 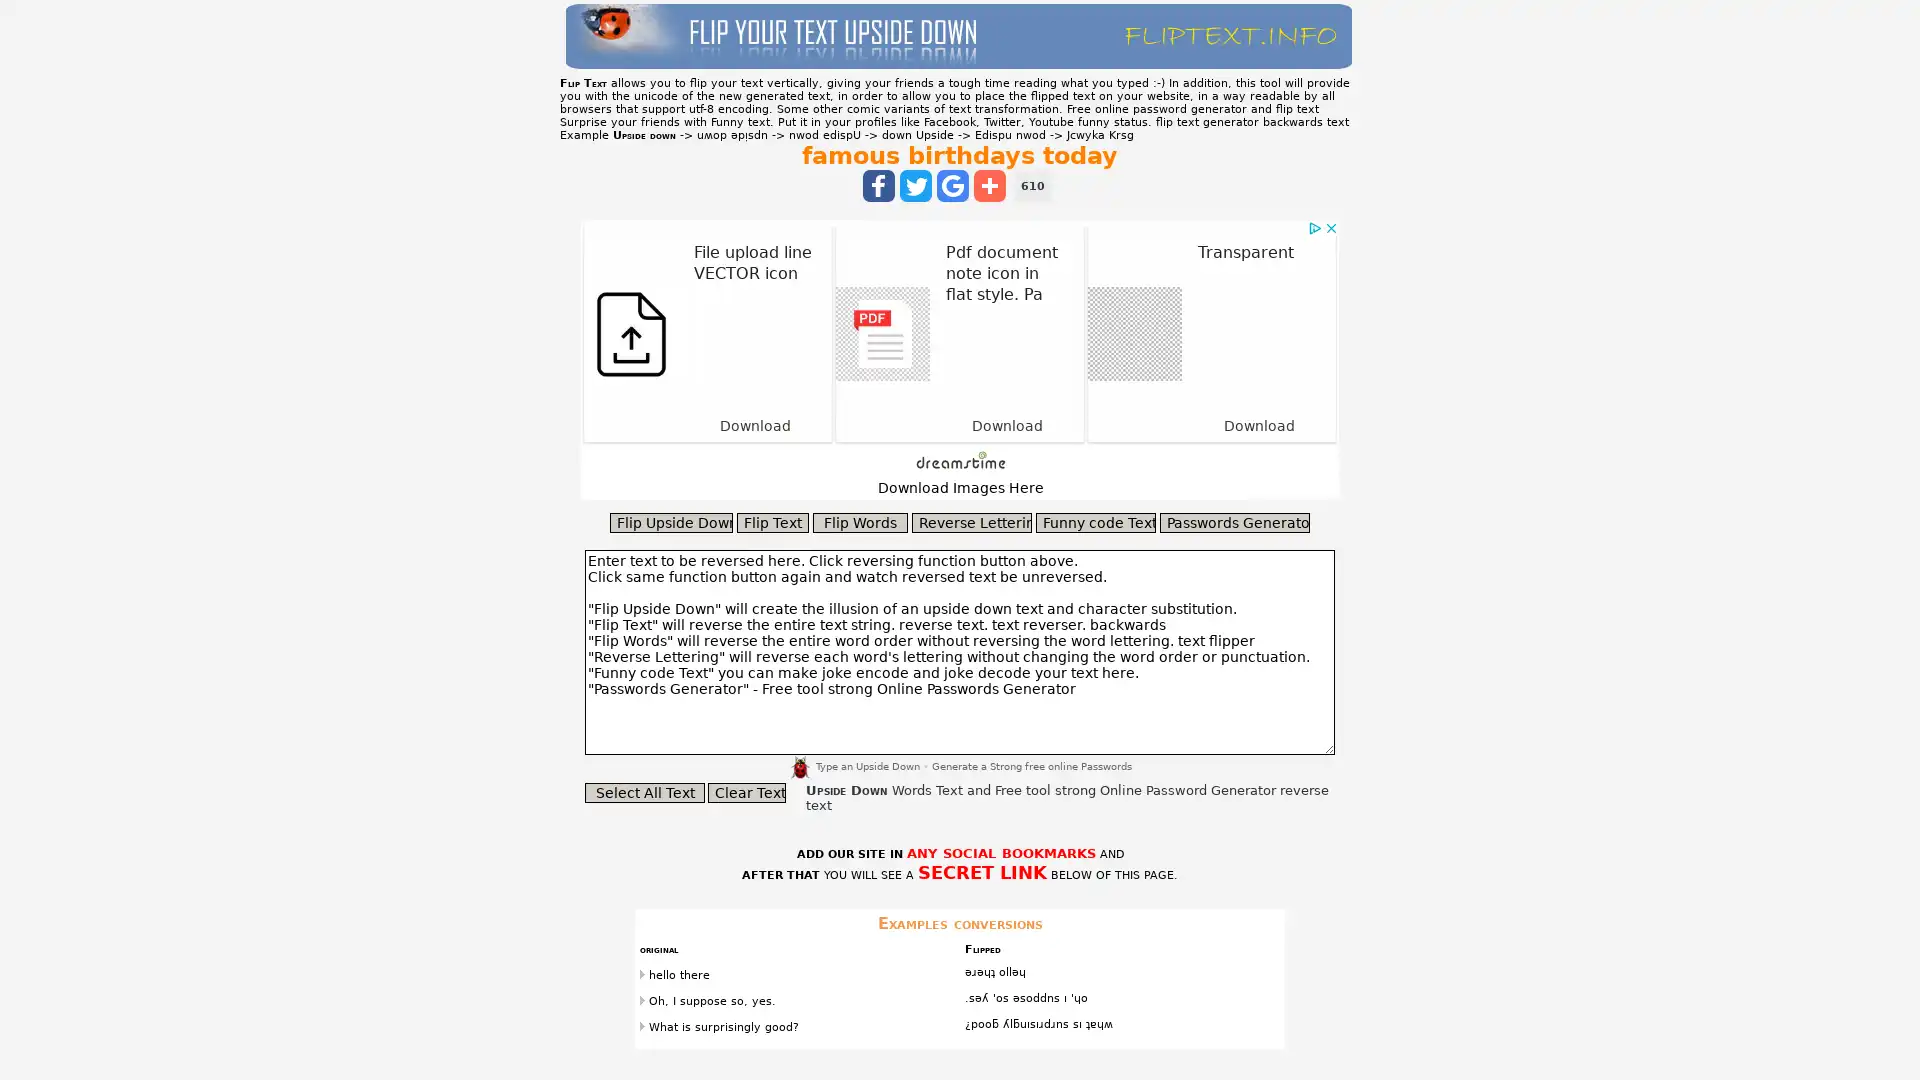 I want to click on Select All Text, so click(x=644, y=792).